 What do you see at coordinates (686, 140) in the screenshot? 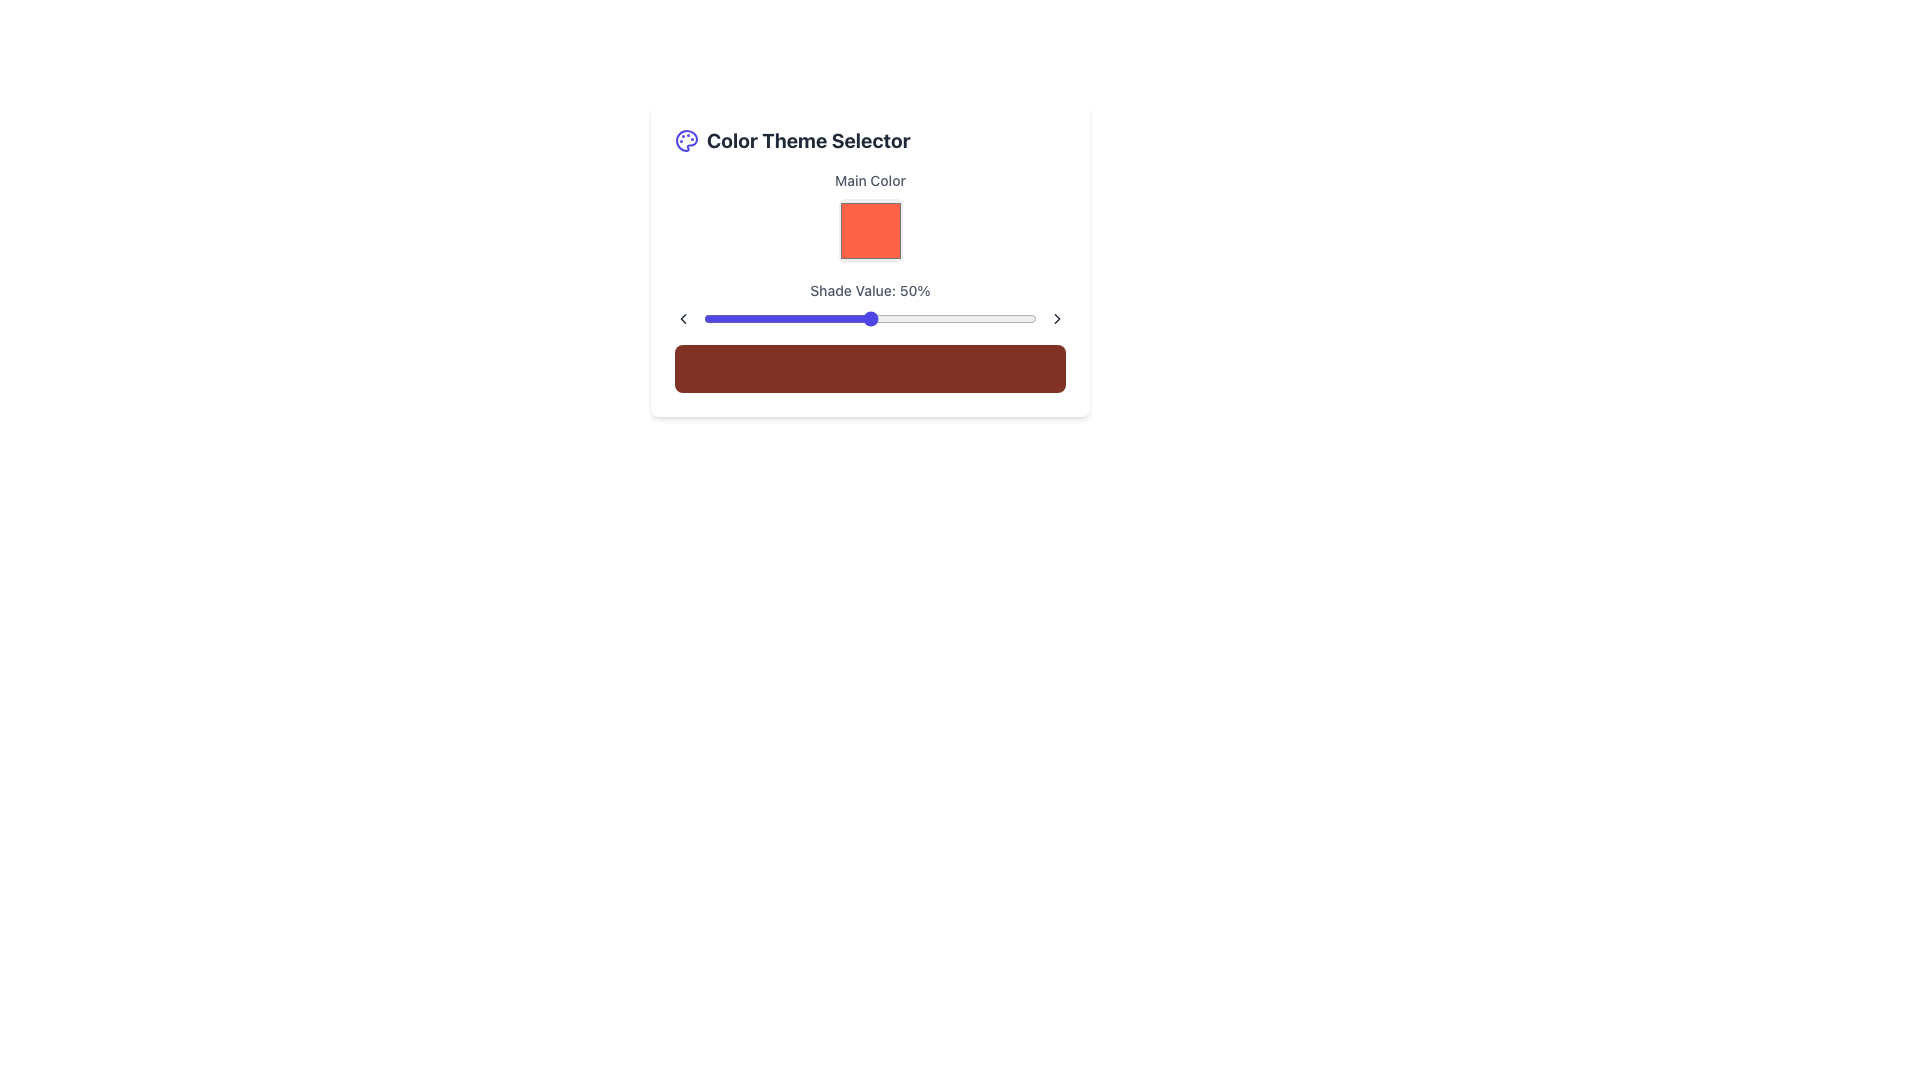
I see `the Decorative Icon located to the left of the 'Color Theme Selector' heading, visually representing the concept of color selection` at bounding box center [686, 140].